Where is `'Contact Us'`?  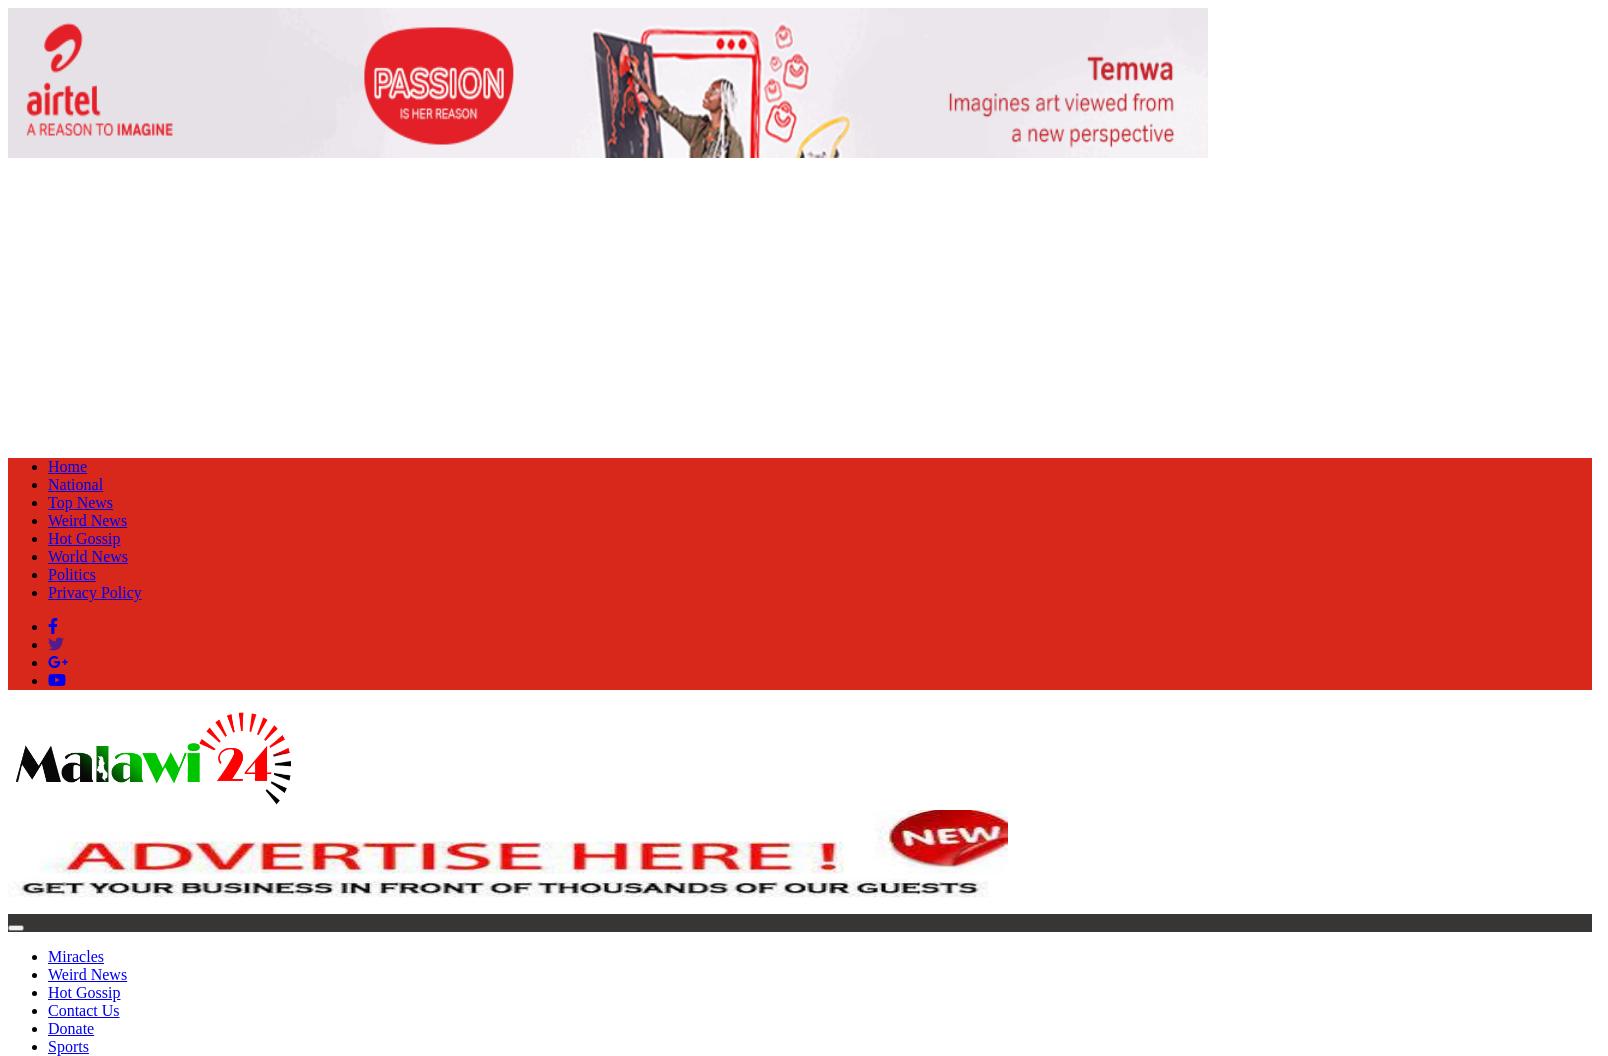
'Contact Us' is located at coordinates (83, 1009).